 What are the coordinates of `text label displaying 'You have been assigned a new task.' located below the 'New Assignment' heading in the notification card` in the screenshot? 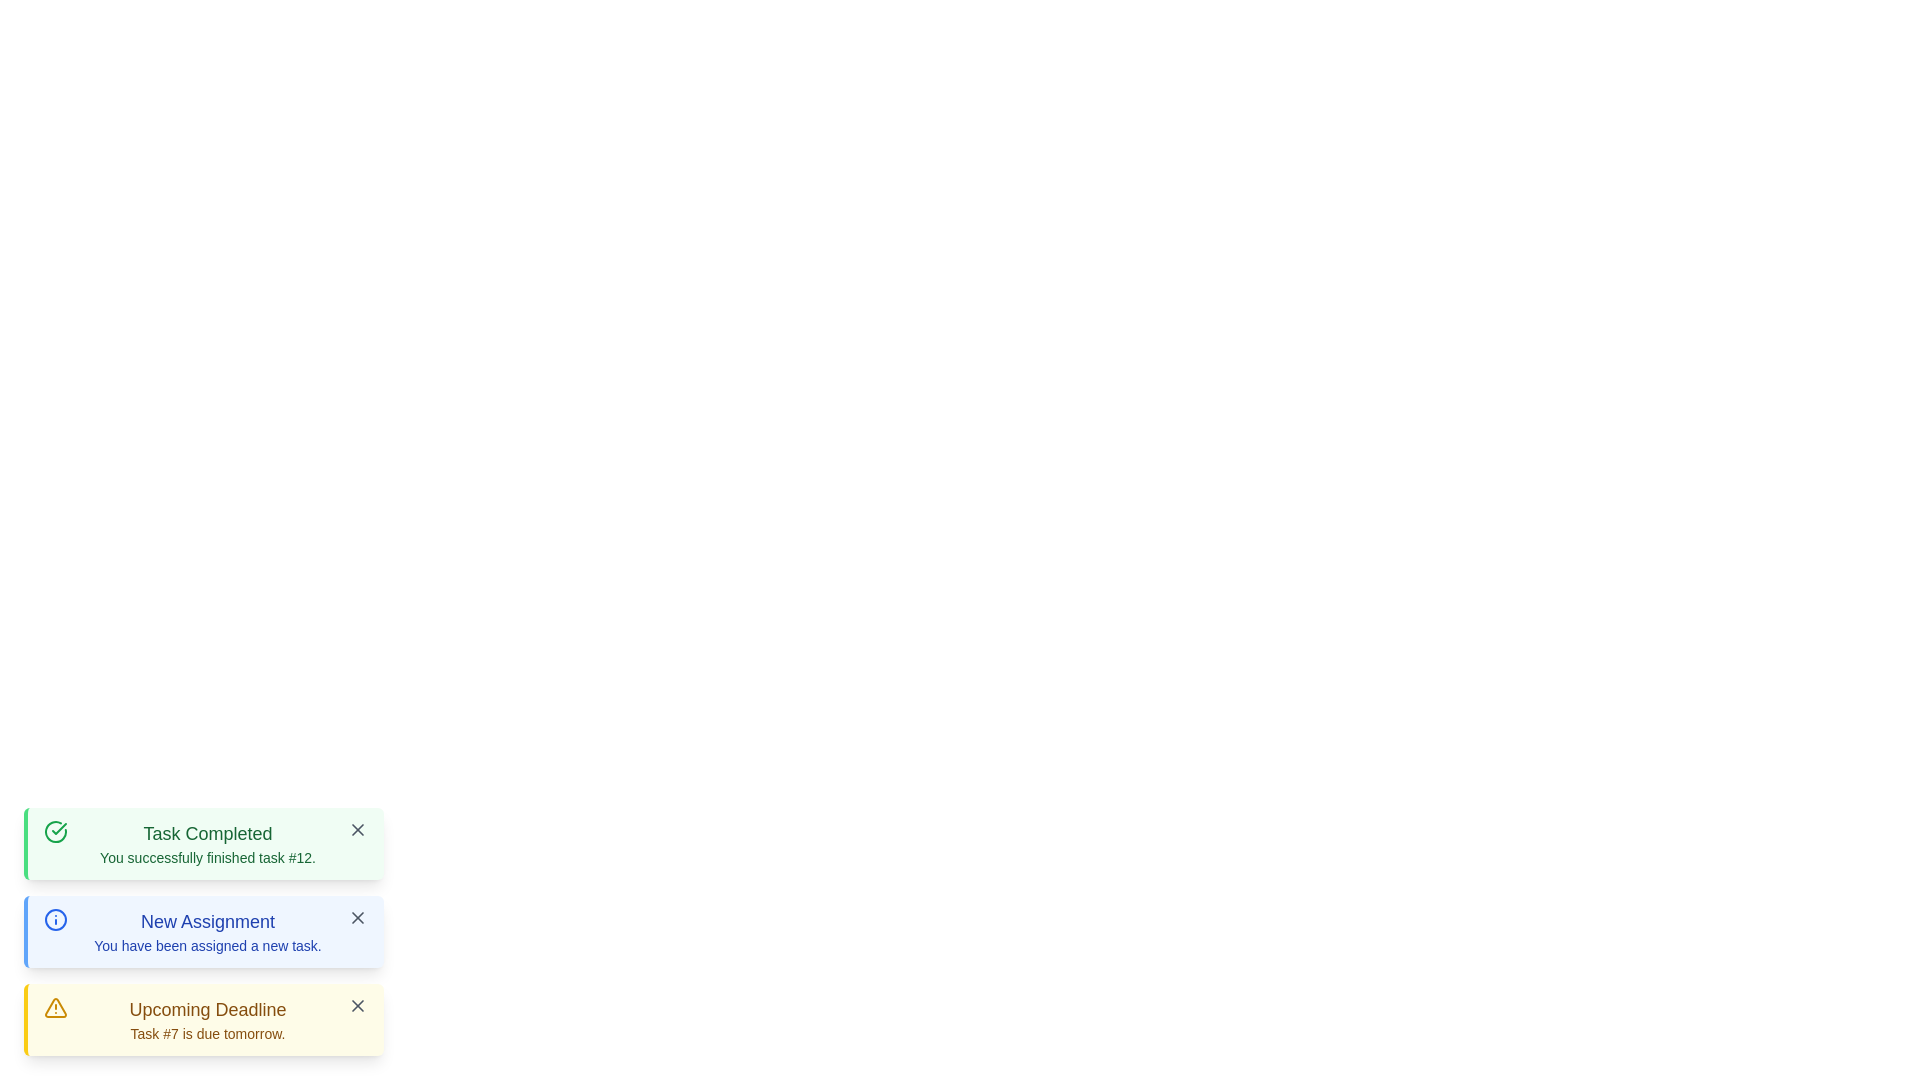 It's located at (207, 945).